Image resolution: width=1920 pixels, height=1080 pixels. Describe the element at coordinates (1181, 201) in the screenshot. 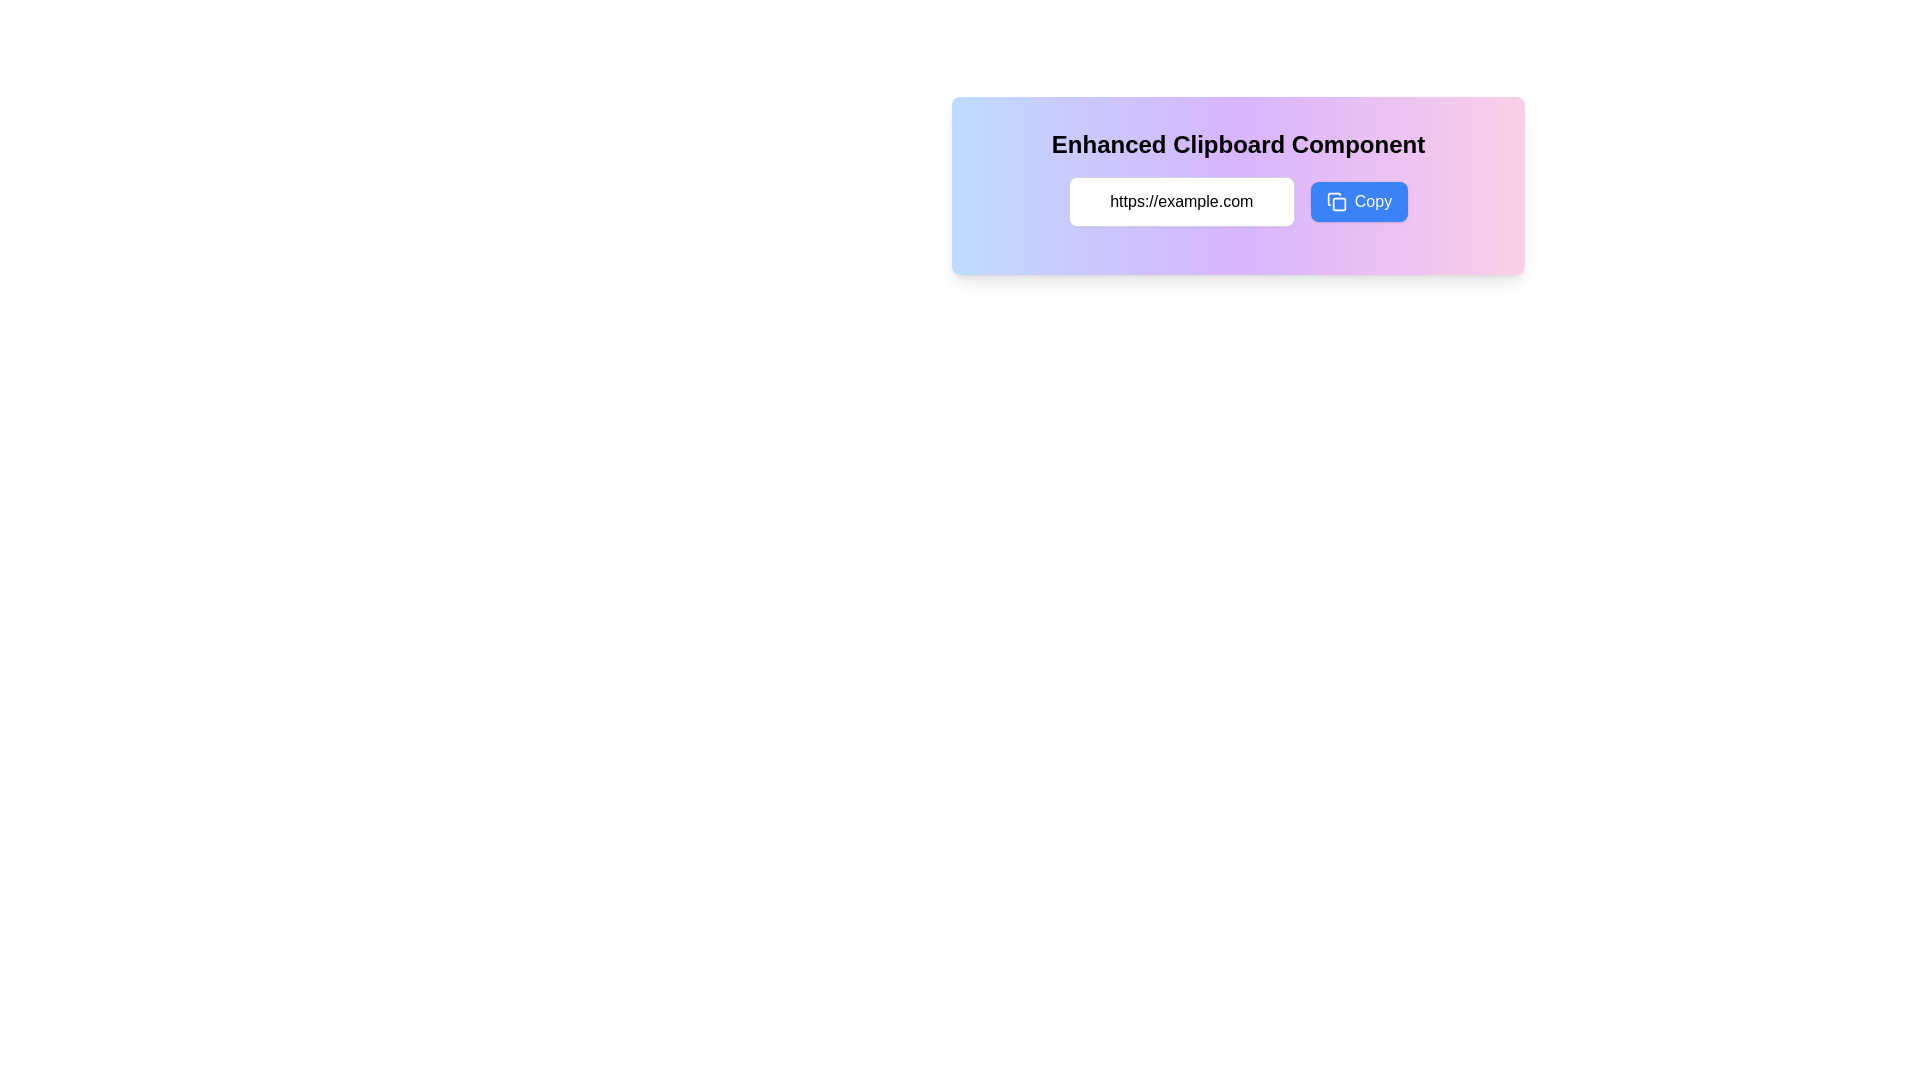

I see `the text input field displaying 'https://example.com' to focus on it` at that location.